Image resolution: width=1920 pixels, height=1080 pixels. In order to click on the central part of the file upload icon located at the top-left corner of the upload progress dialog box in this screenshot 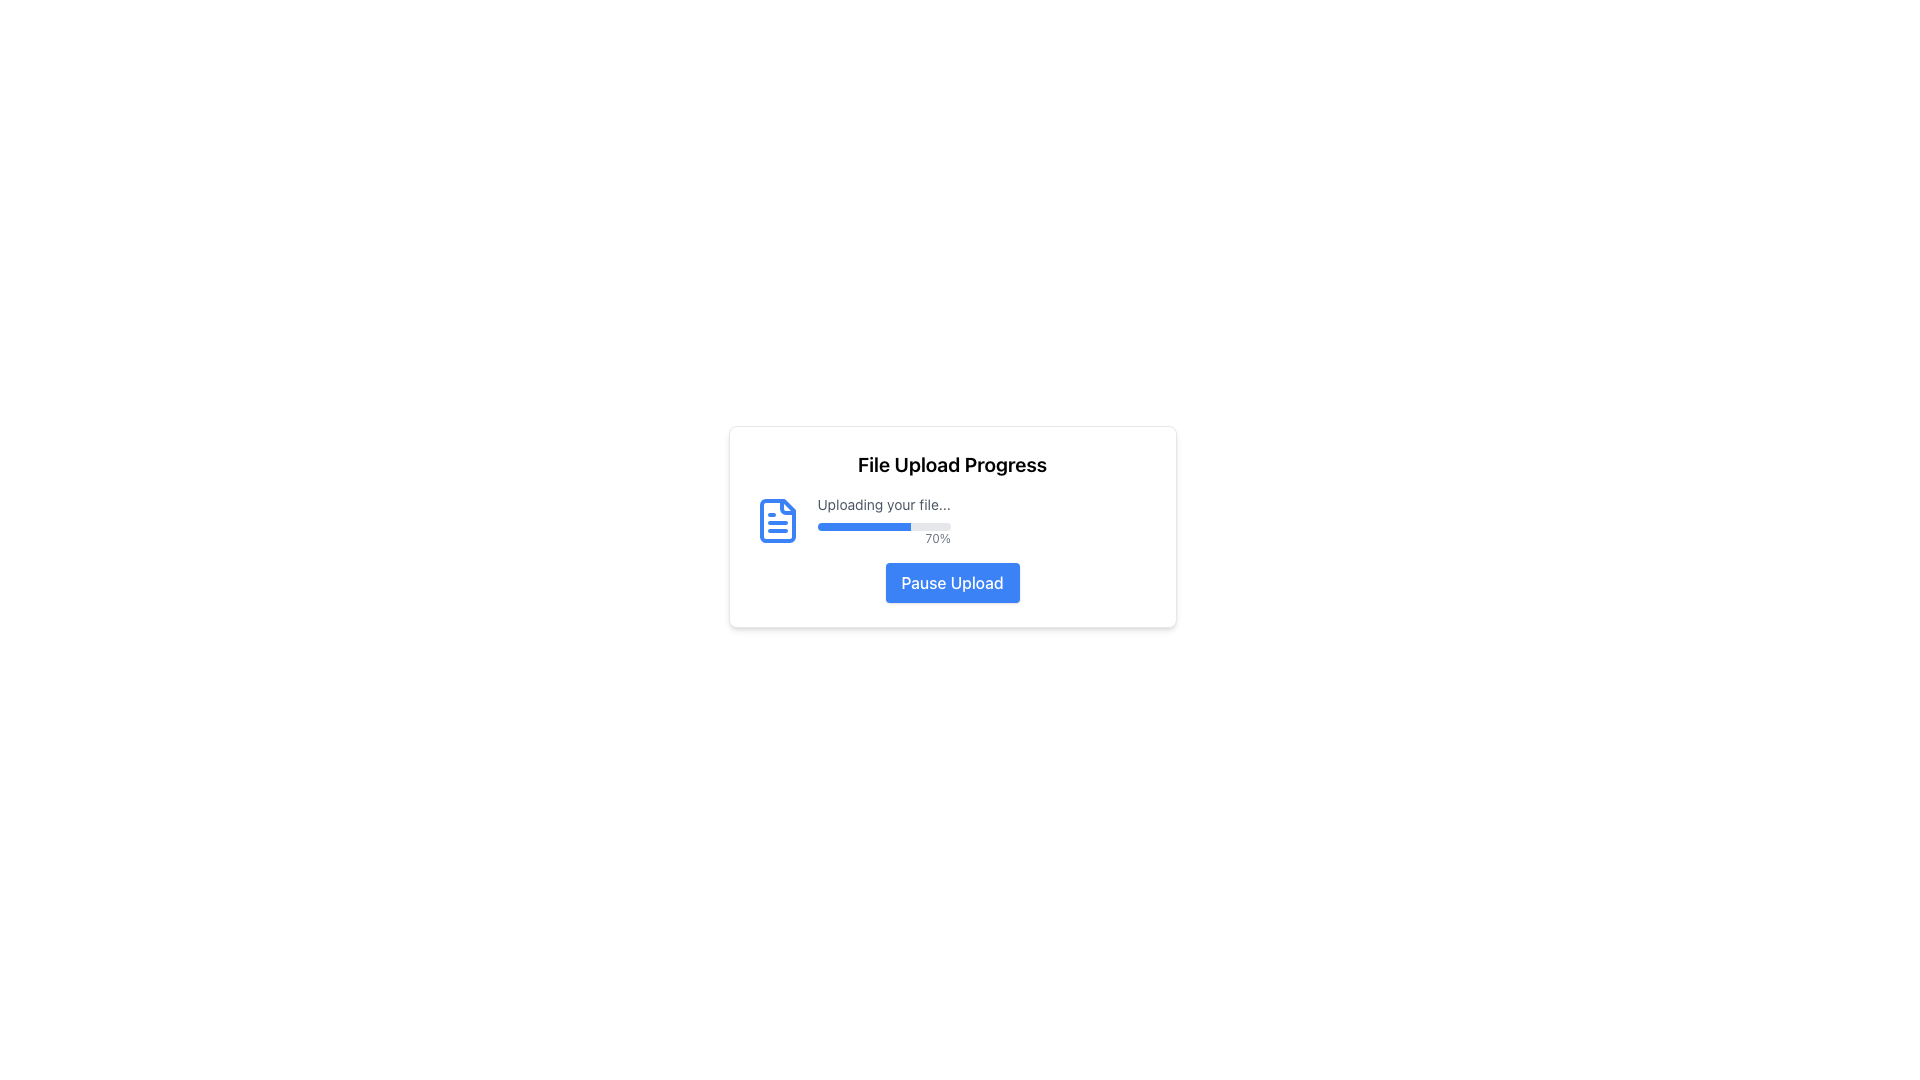, I will do `click(776, 519)`.